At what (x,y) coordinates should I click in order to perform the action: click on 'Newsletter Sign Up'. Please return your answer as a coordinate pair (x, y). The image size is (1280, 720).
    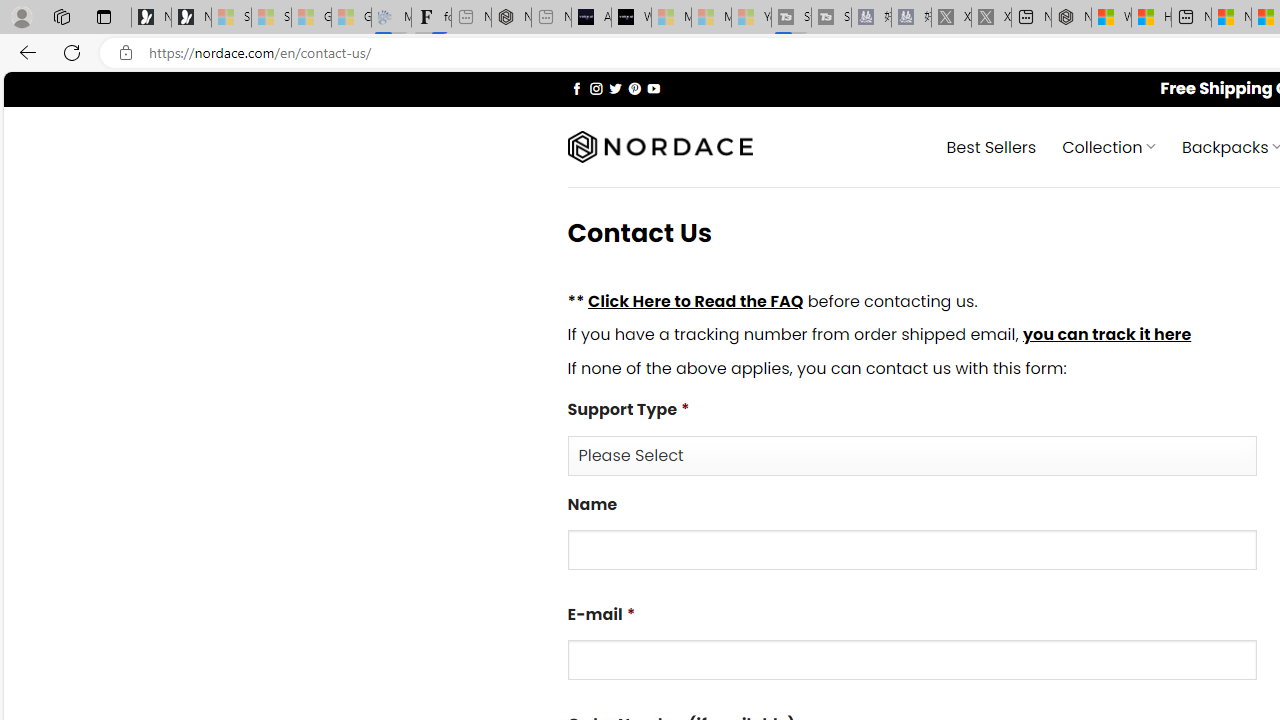
    Looking at the image, I should click on (191, 17).